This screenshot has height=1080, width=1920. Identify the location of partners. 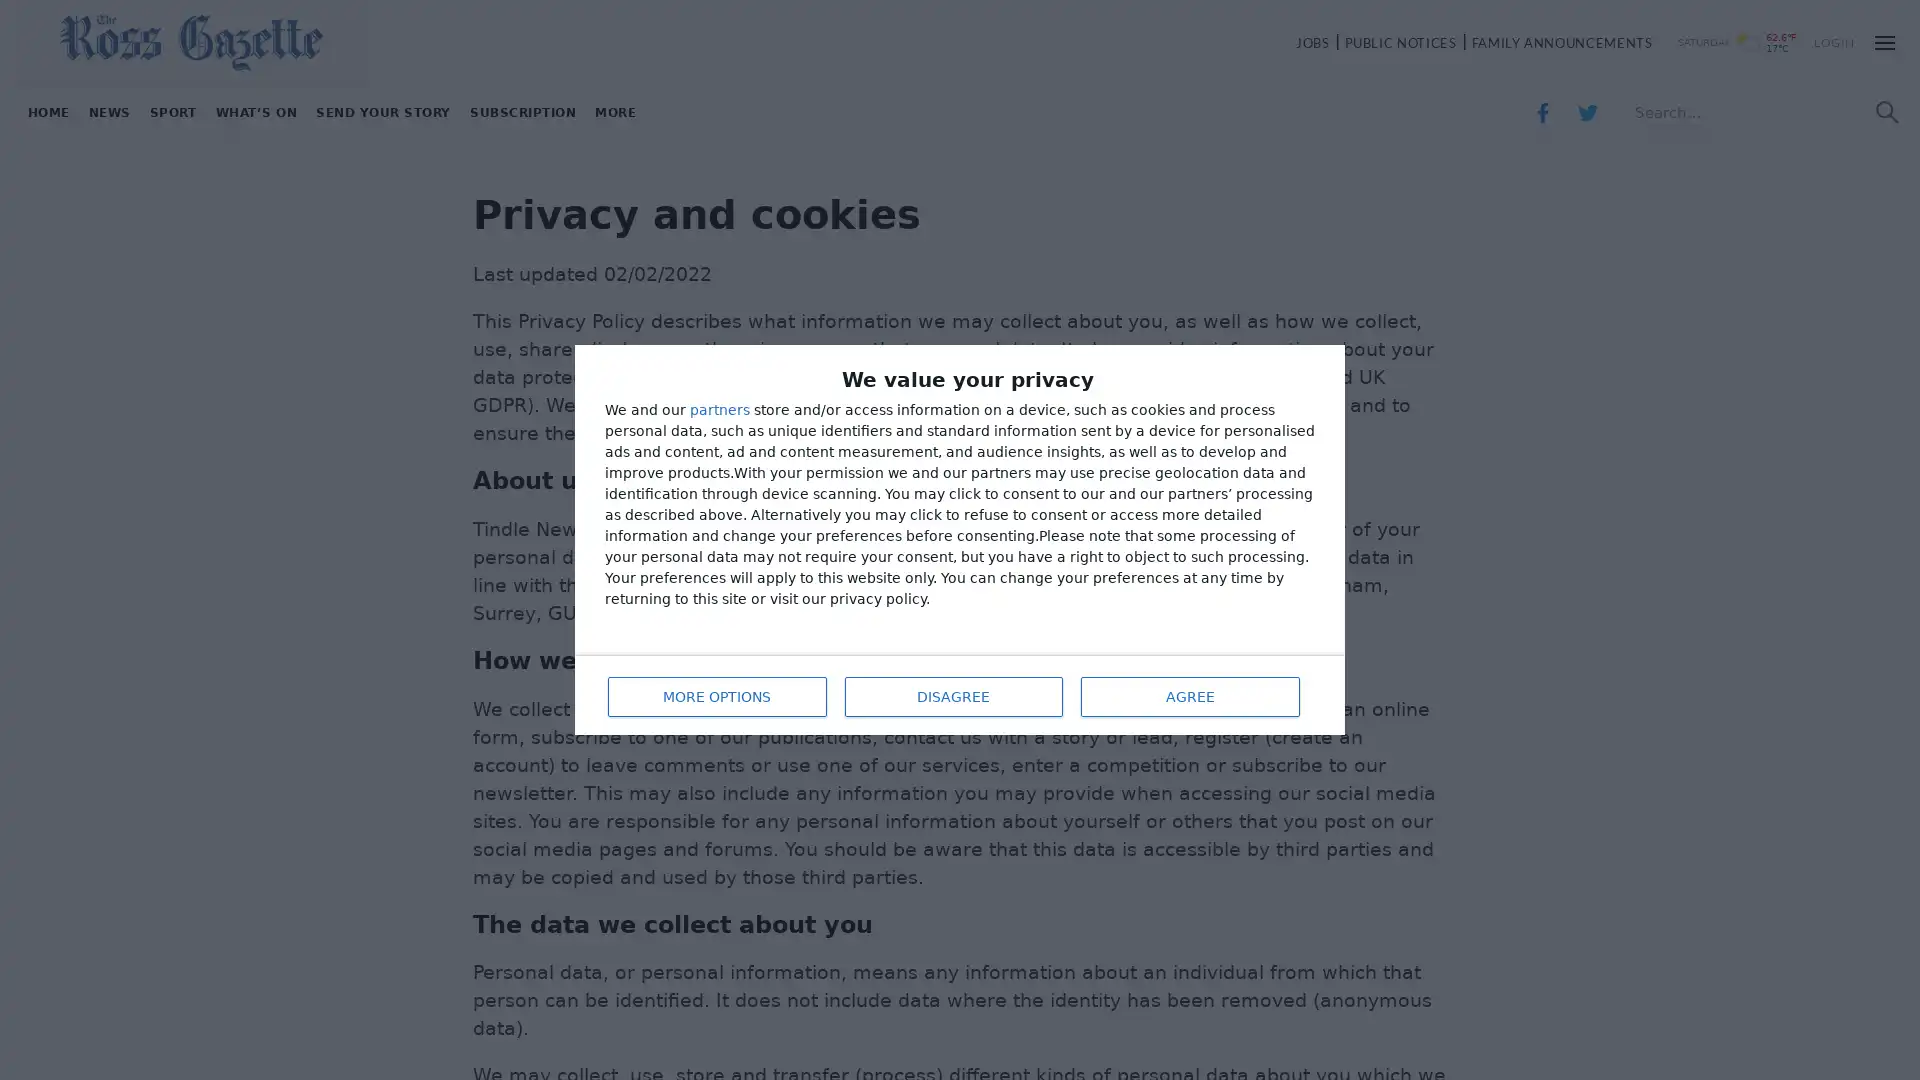
(720, 410).